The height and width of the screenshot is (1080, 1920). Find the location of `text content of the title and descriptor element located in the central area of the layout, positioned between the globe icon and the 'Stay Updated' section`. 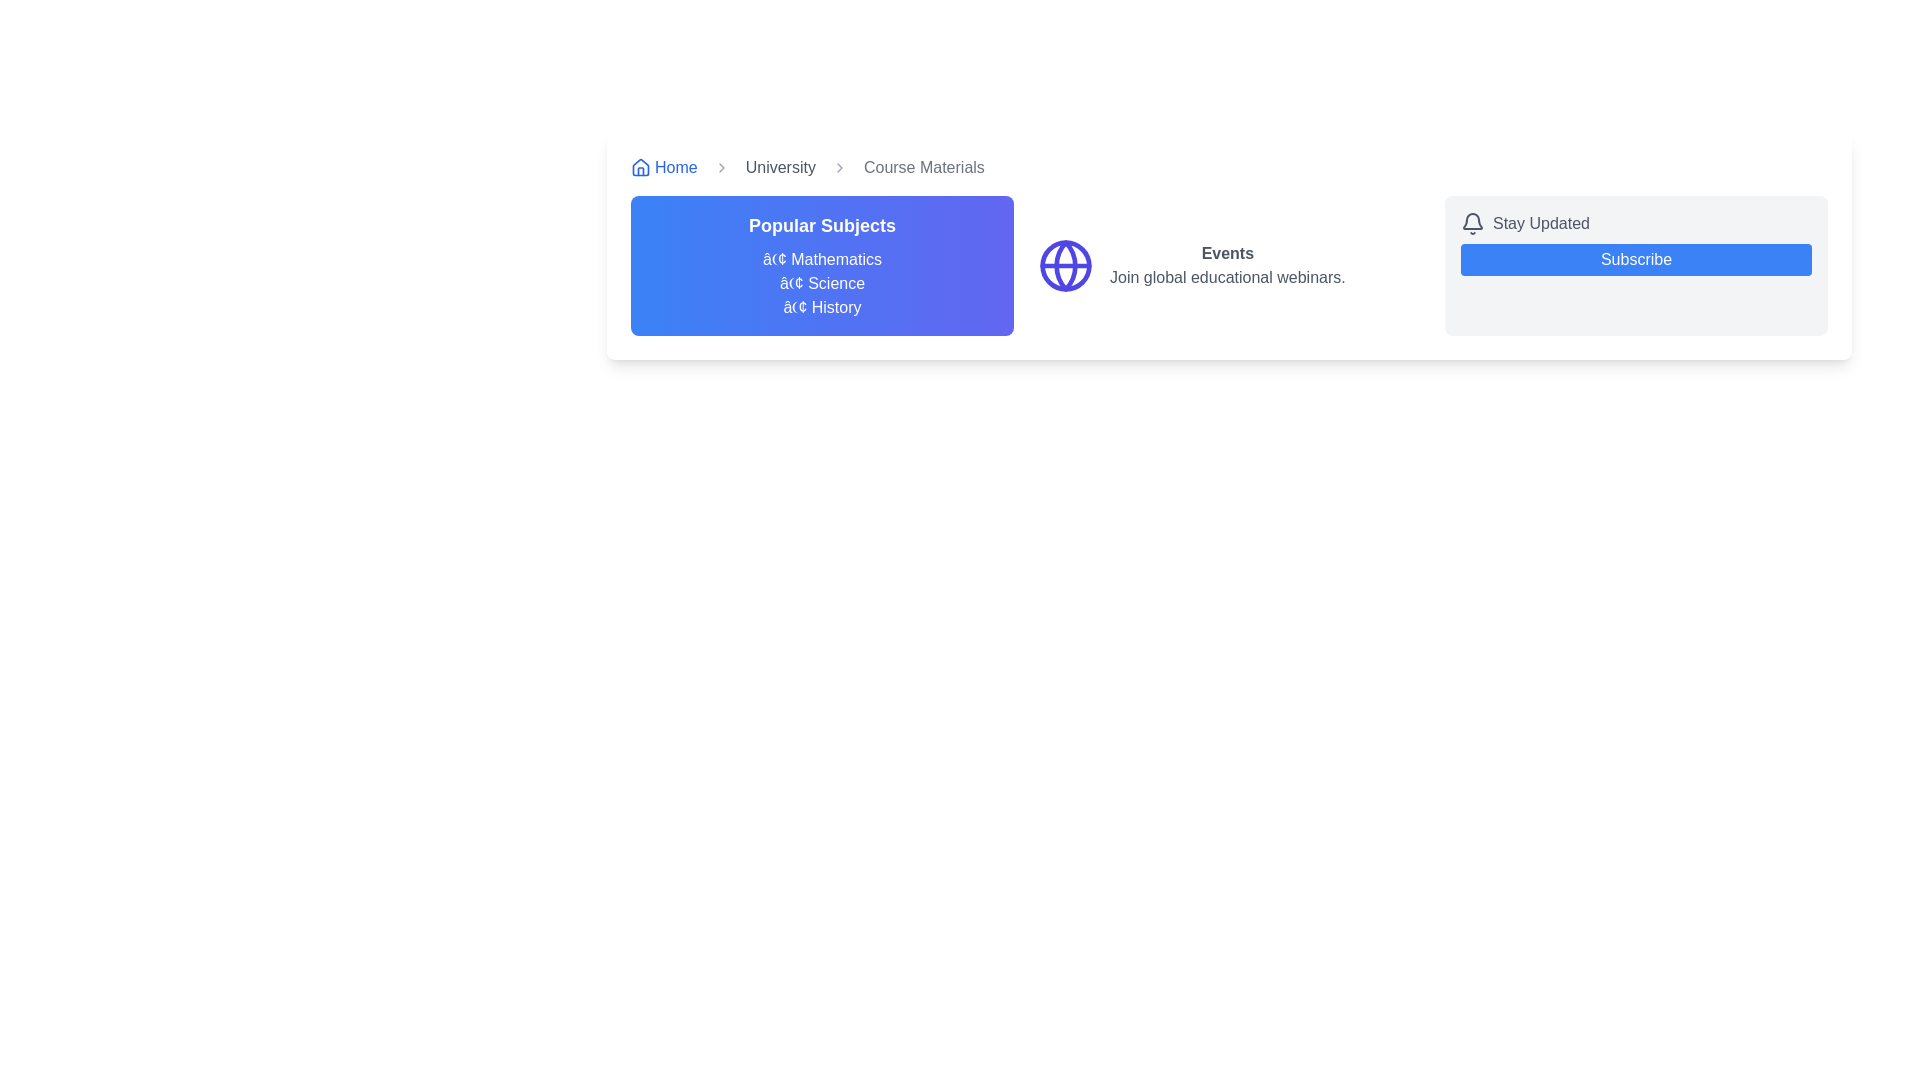

text content of the title and descriptor element located in the central area of the layout, positioned between the globe icon and the 'Stay Updated' section is located at coordinates (1226, 265).